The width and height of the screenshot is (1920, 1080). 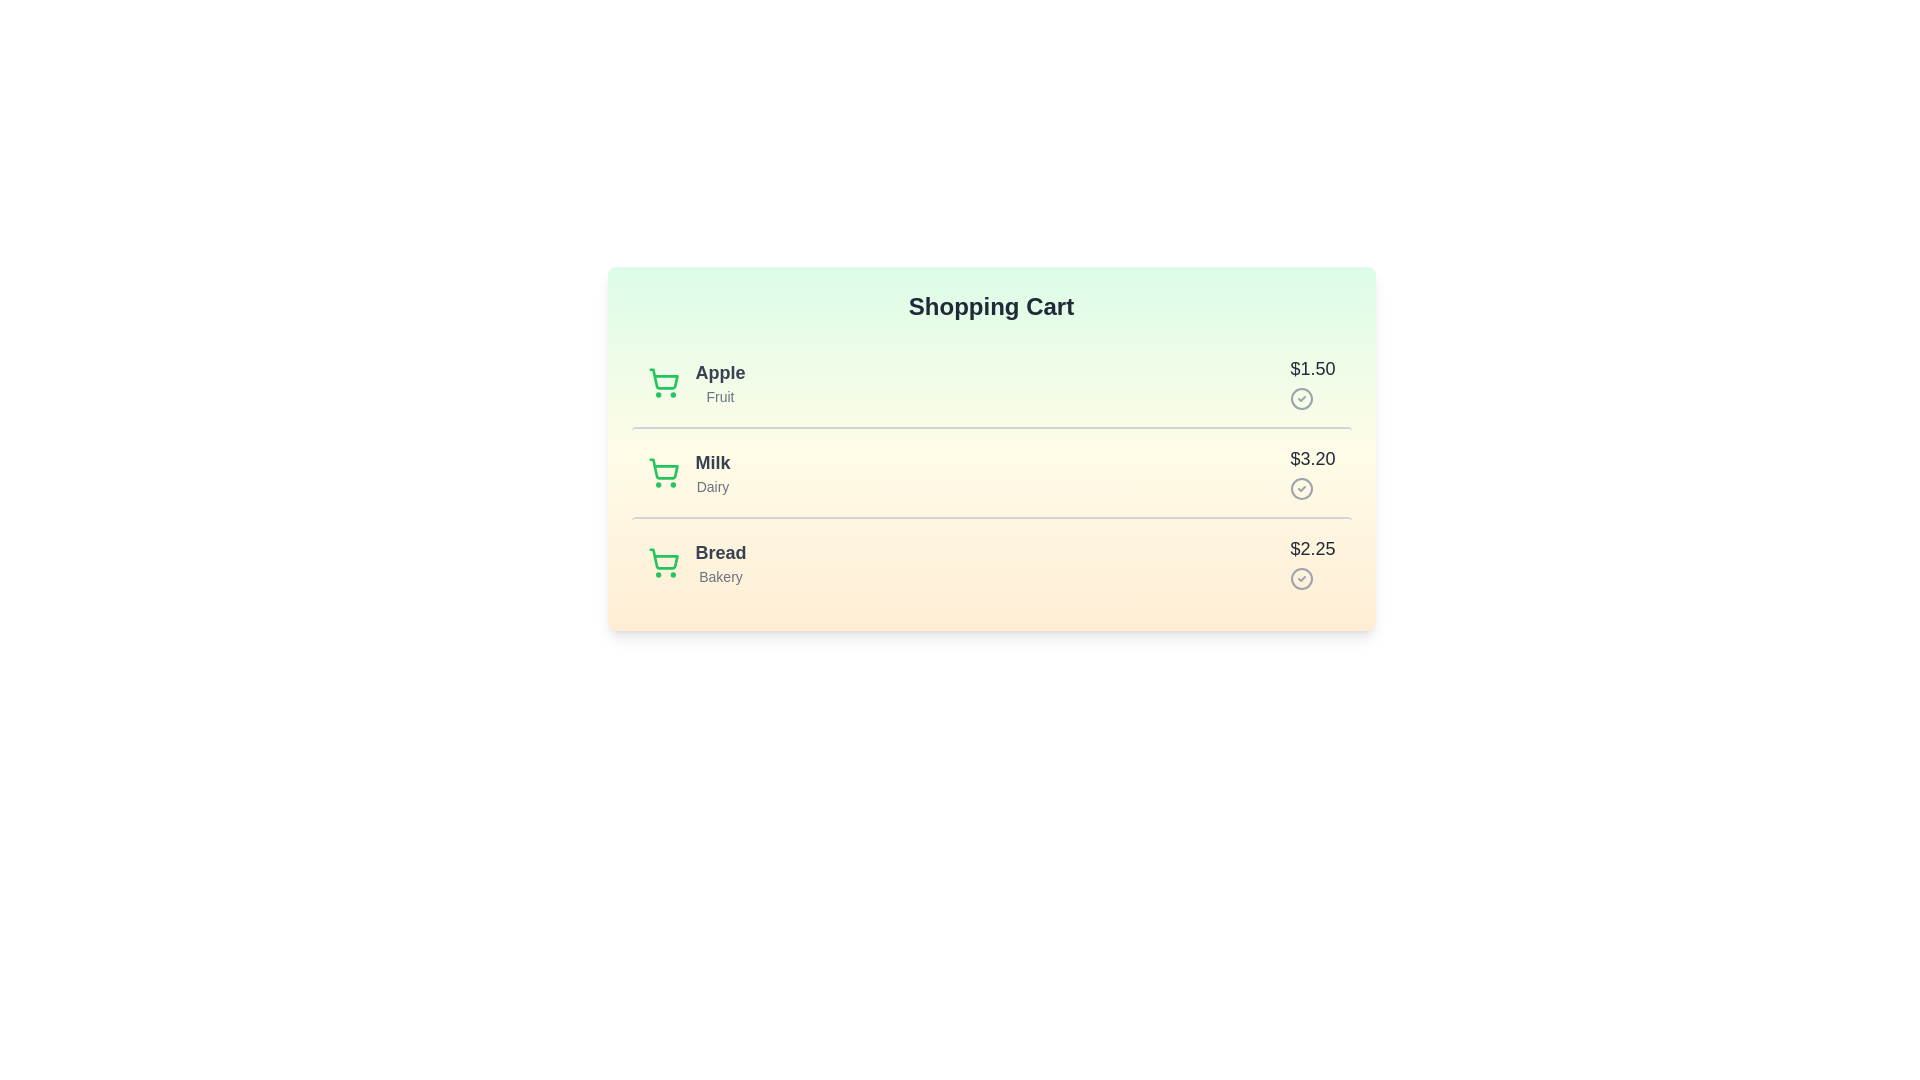 What do you see at coordinates (991, 562) in the screenshot?
I see `the item Bread to trigger visual feedback` at bounding box center [991, 562].